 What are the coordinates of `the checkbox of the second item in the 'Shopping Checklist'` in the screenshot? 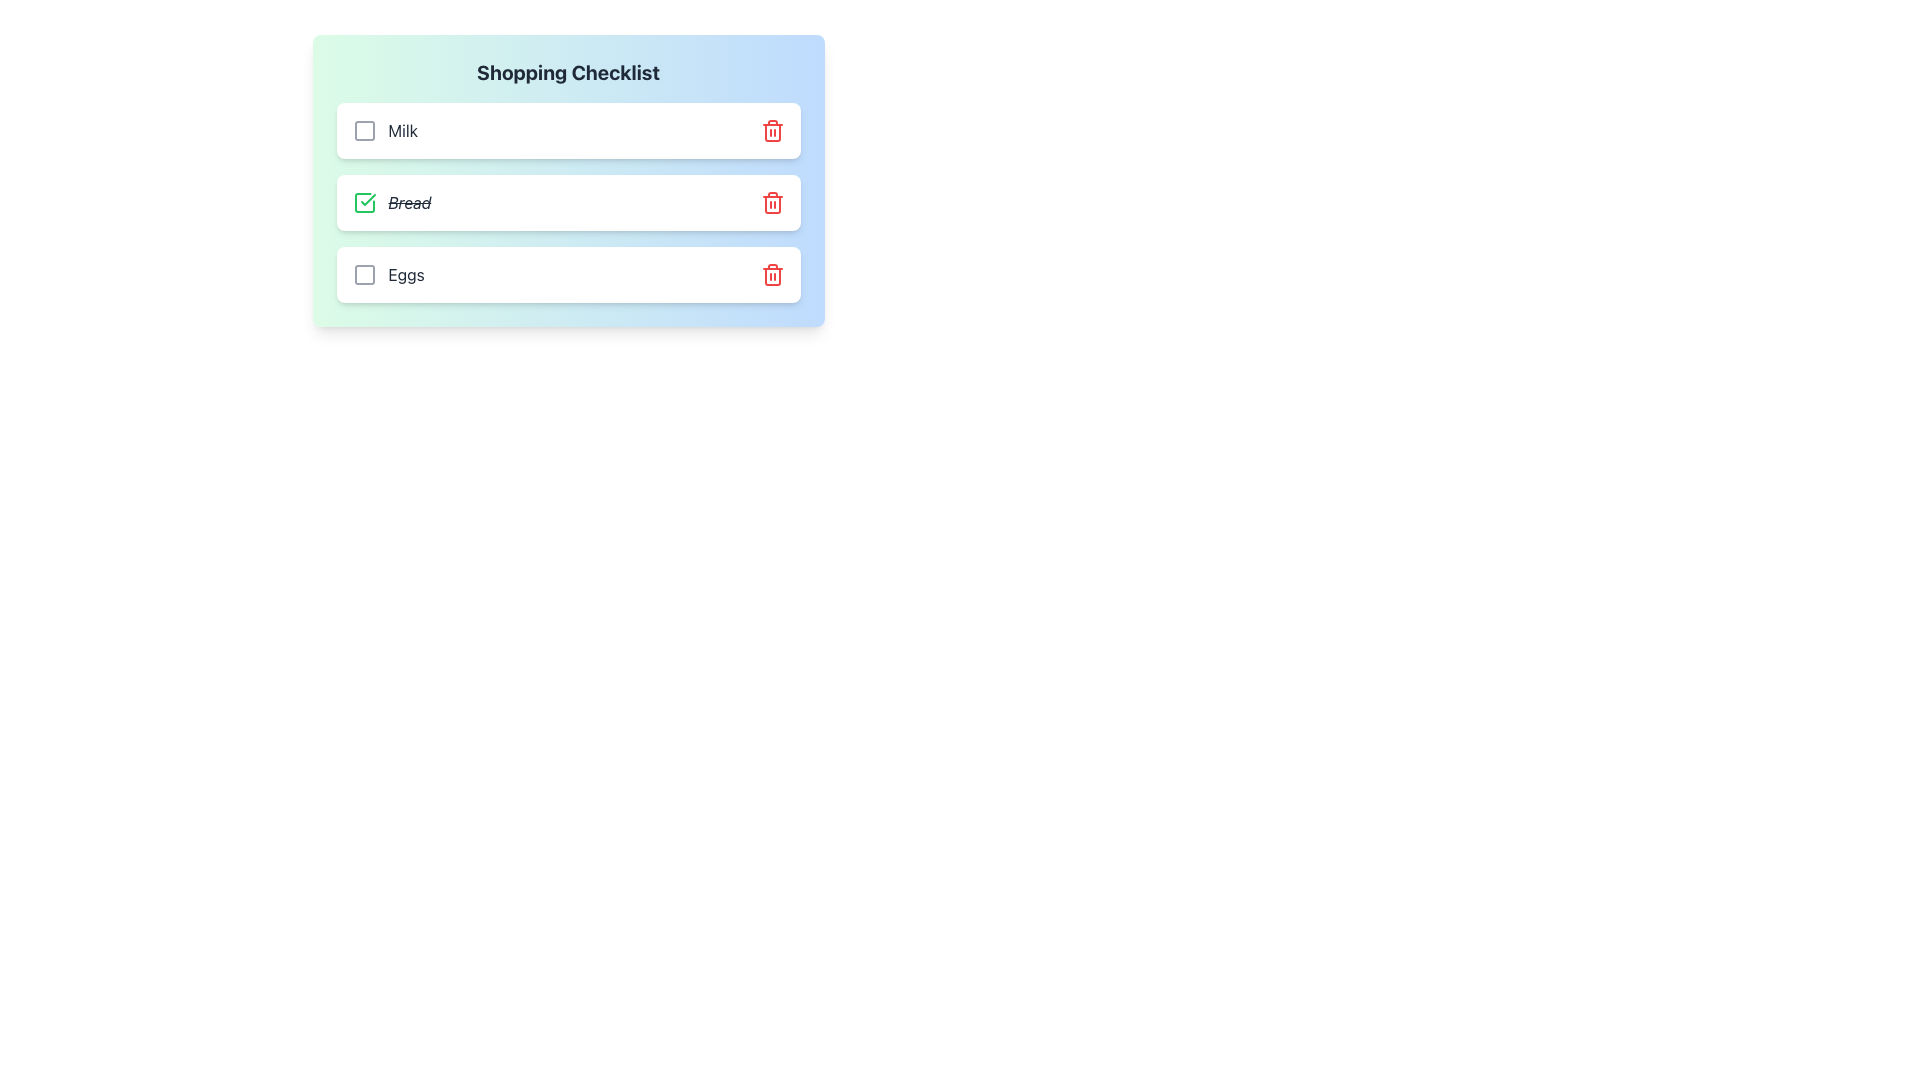 It's located at (567, 203).